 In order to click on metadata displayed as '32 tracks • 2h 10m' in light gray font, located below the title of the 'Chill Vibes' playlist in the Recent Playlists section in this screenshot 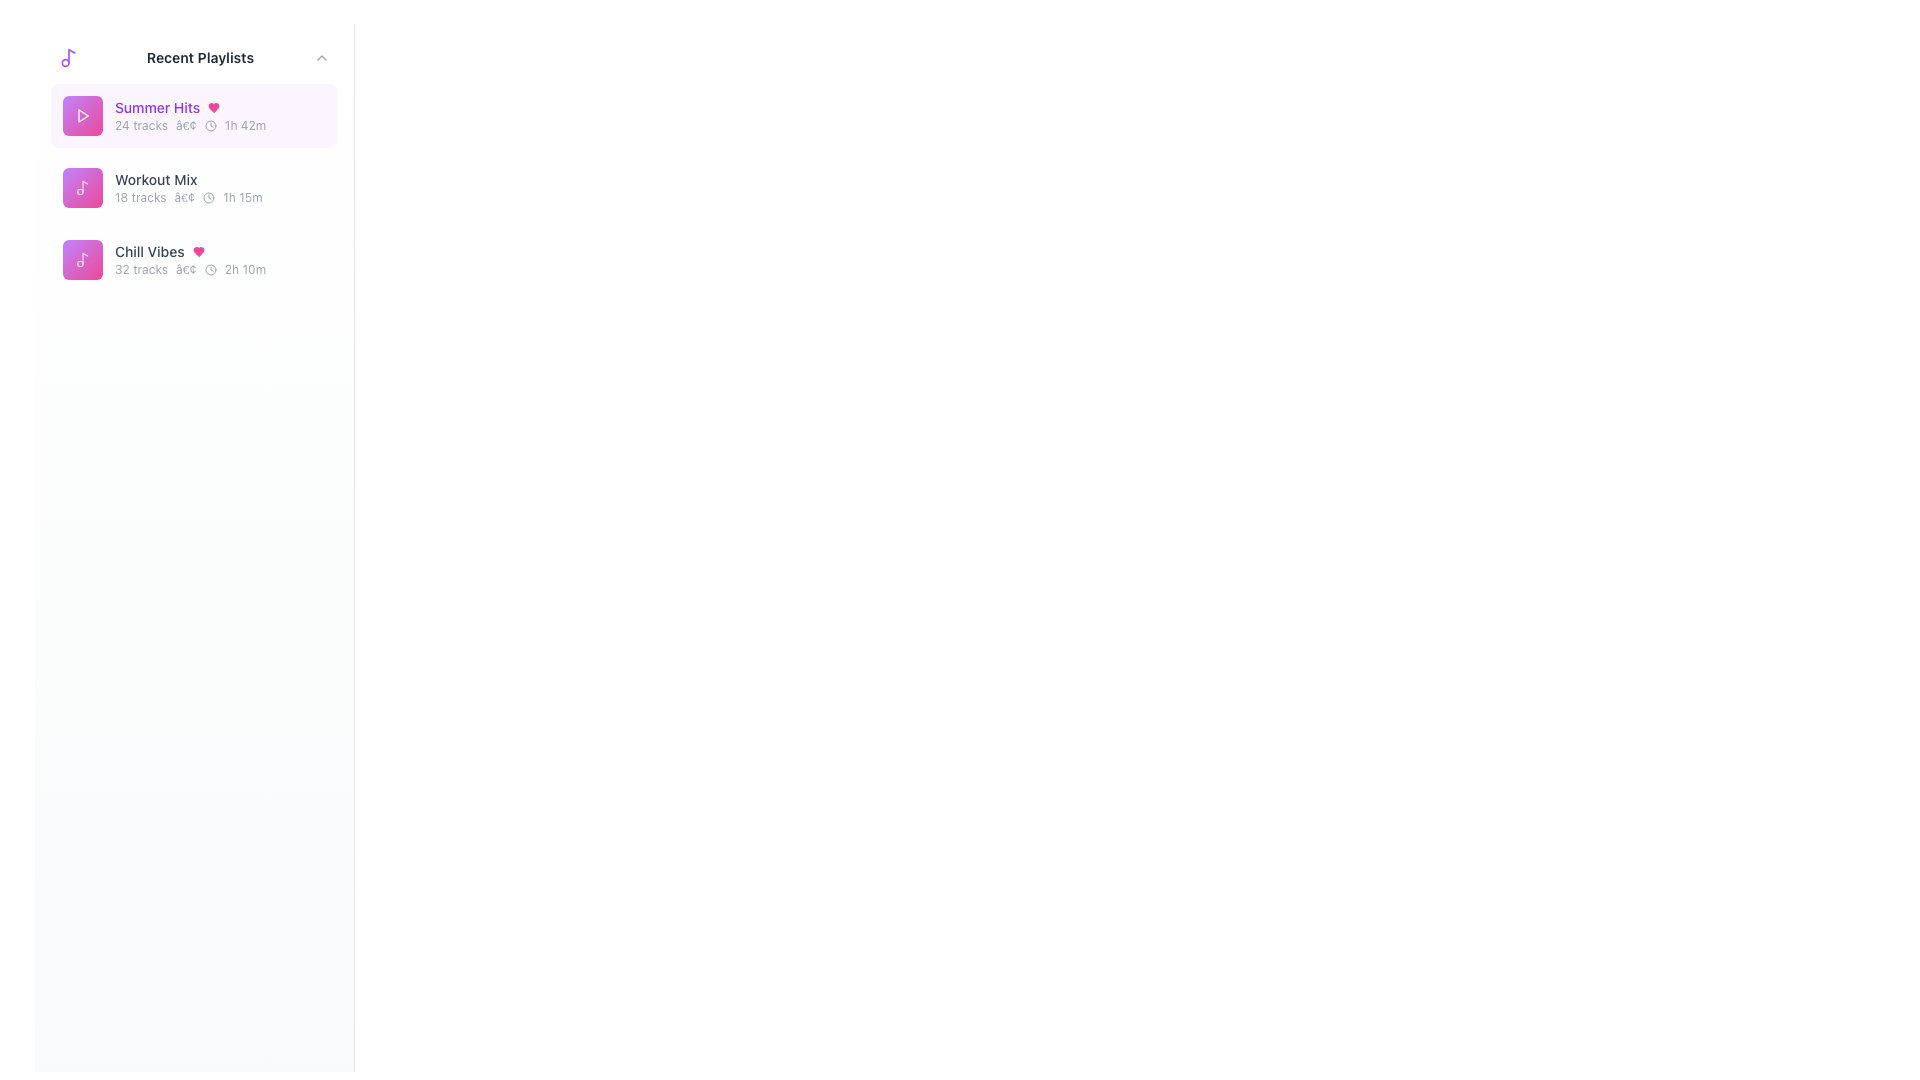, I will do `click(220, 270)`.